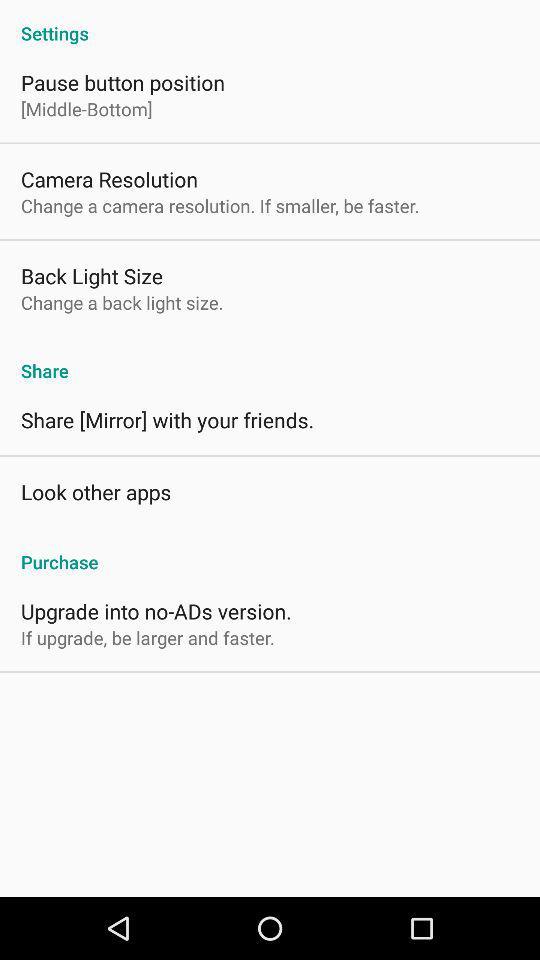 This screenshot has width=540, height=960. What do you see at coordinates (155, 610) in the screenshot?
I see `the upgrade into no item` at bounding box center [155, 610].